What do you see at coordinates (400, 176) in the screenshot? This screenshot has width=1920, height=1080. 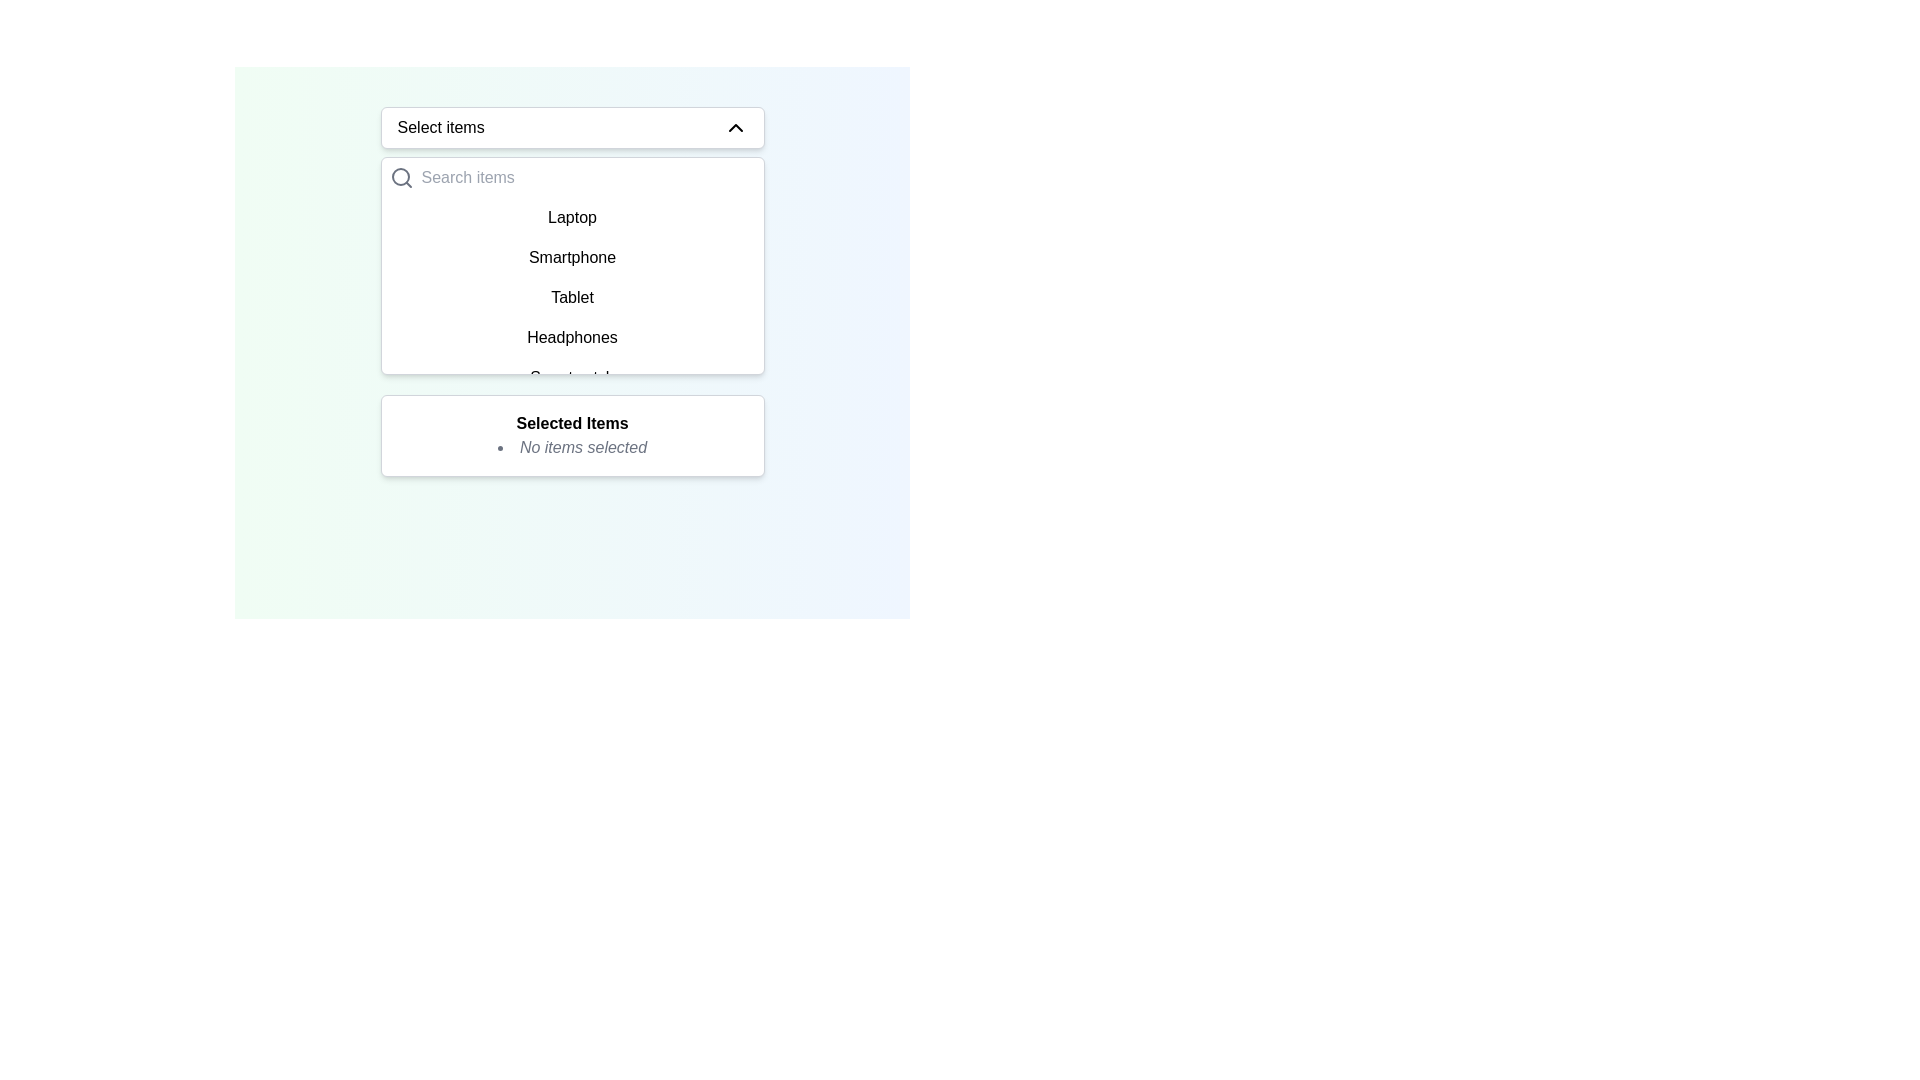 I see `the magnifying glass icon located at the far left of the search input field, which provides a visual cue for the adjacent input field used for searching items` at bounding box center [400, 176].